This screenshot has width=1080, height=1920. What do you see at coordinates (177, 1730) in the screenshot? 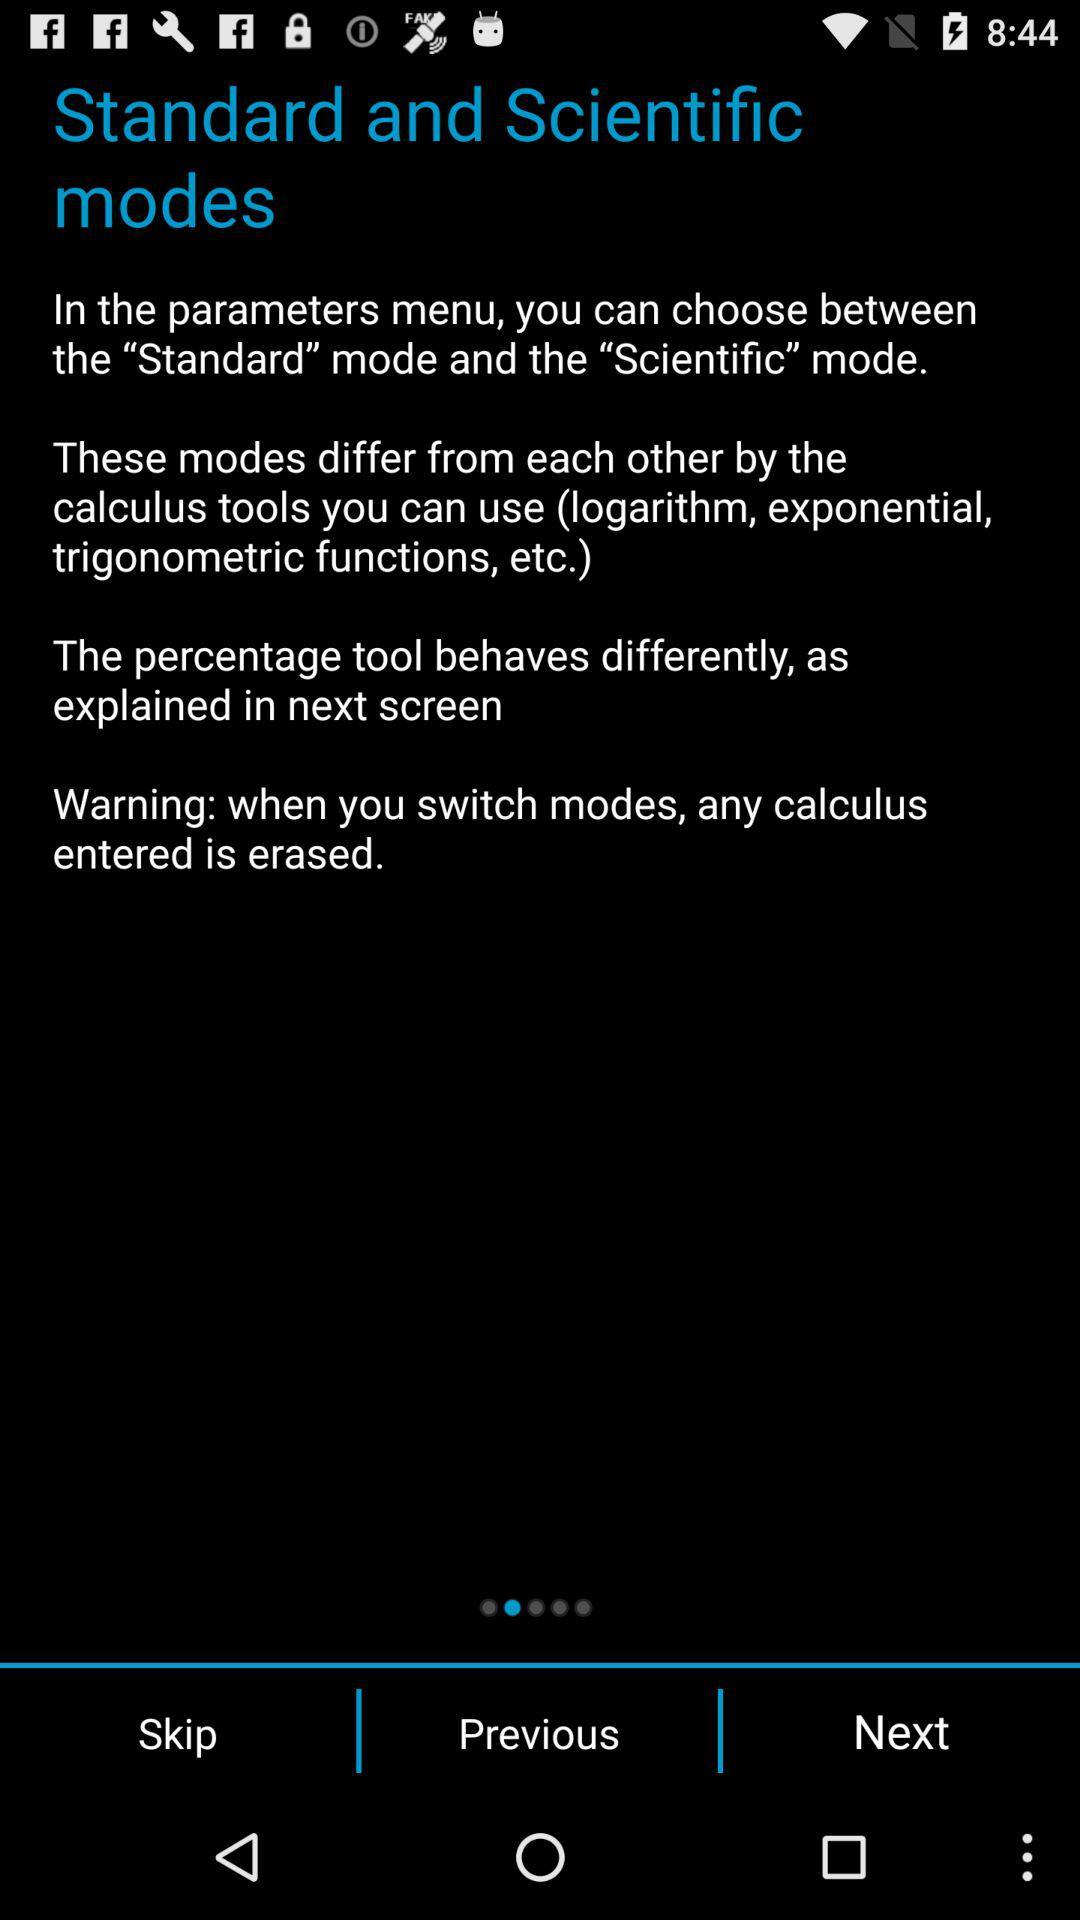
I see `the skip button` at bounding box center [177, 1730].